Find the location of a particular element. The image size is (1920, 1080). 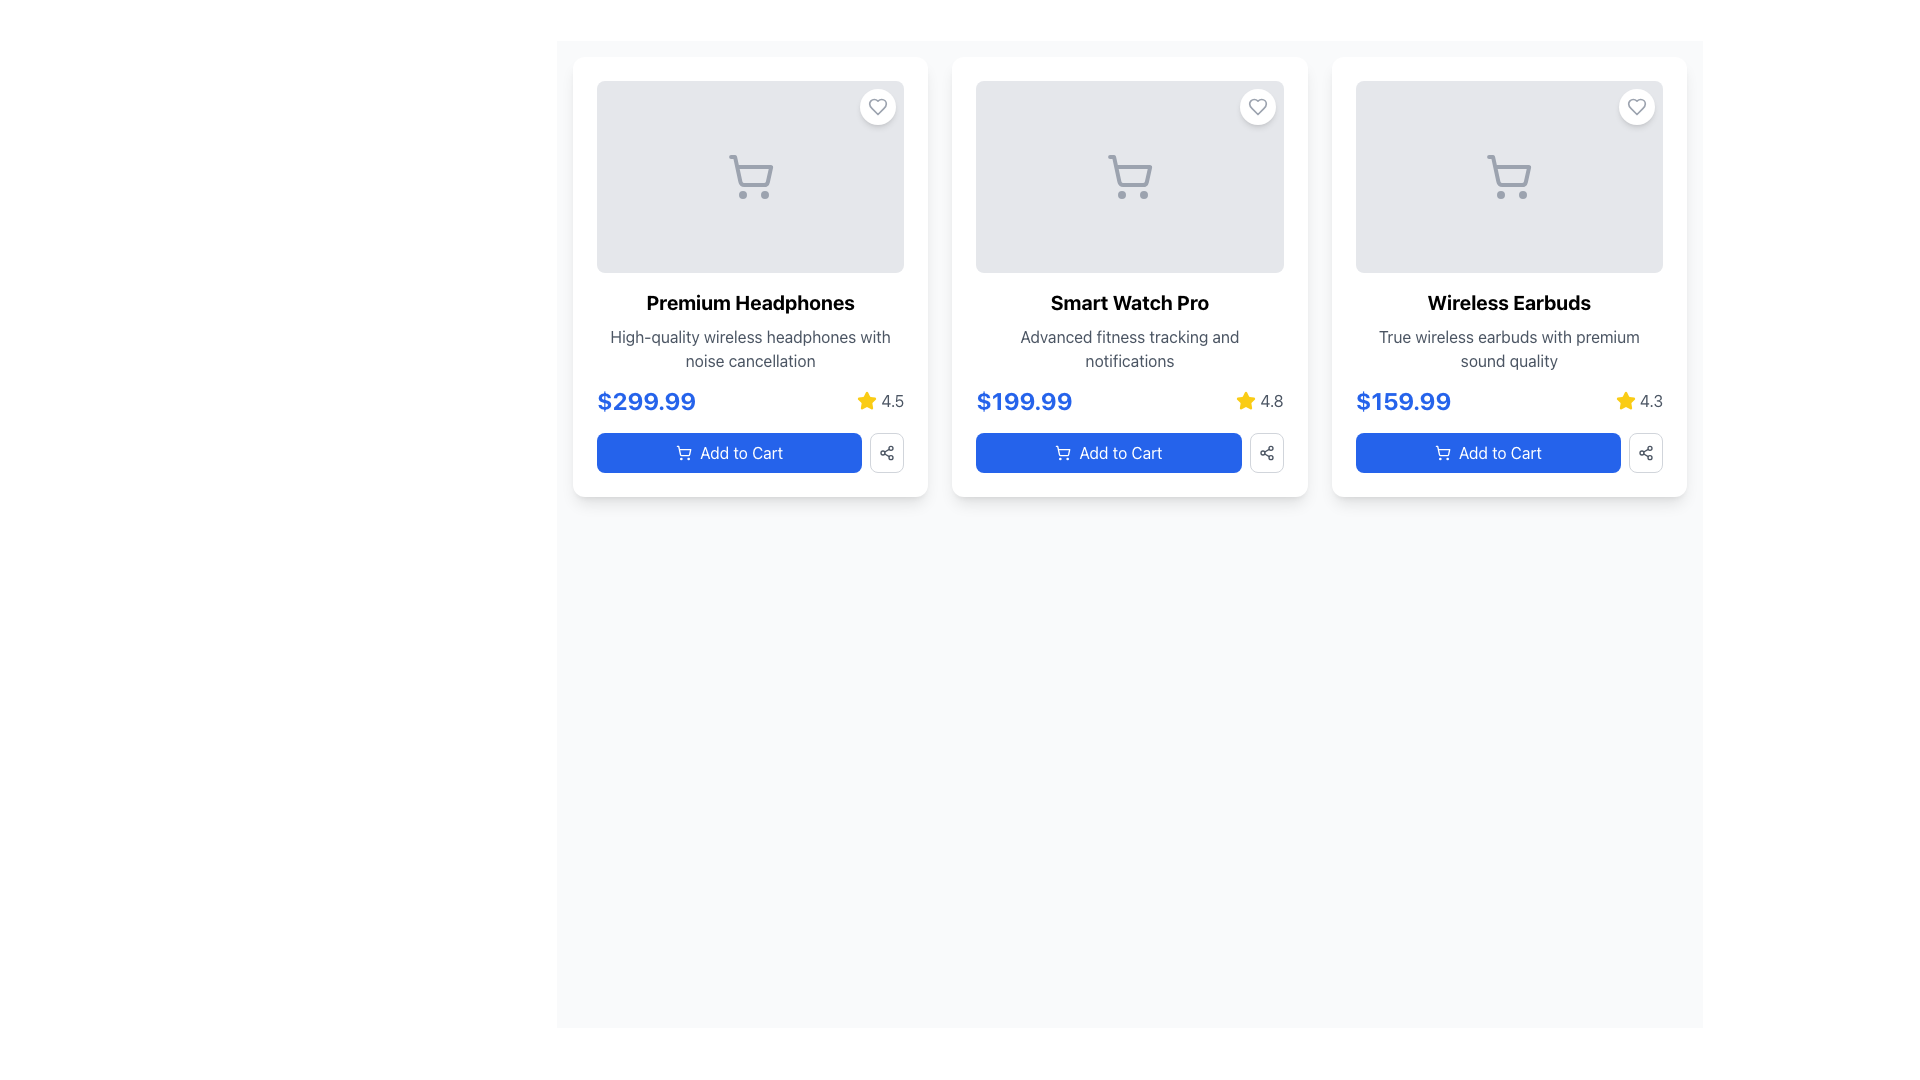

rating value displayed in the rating indicator, which shows a rating of 4.5 and is located in the upper right corner of the 'Premium Headphones' card, next to the price label is located at coordinates (880, 401).